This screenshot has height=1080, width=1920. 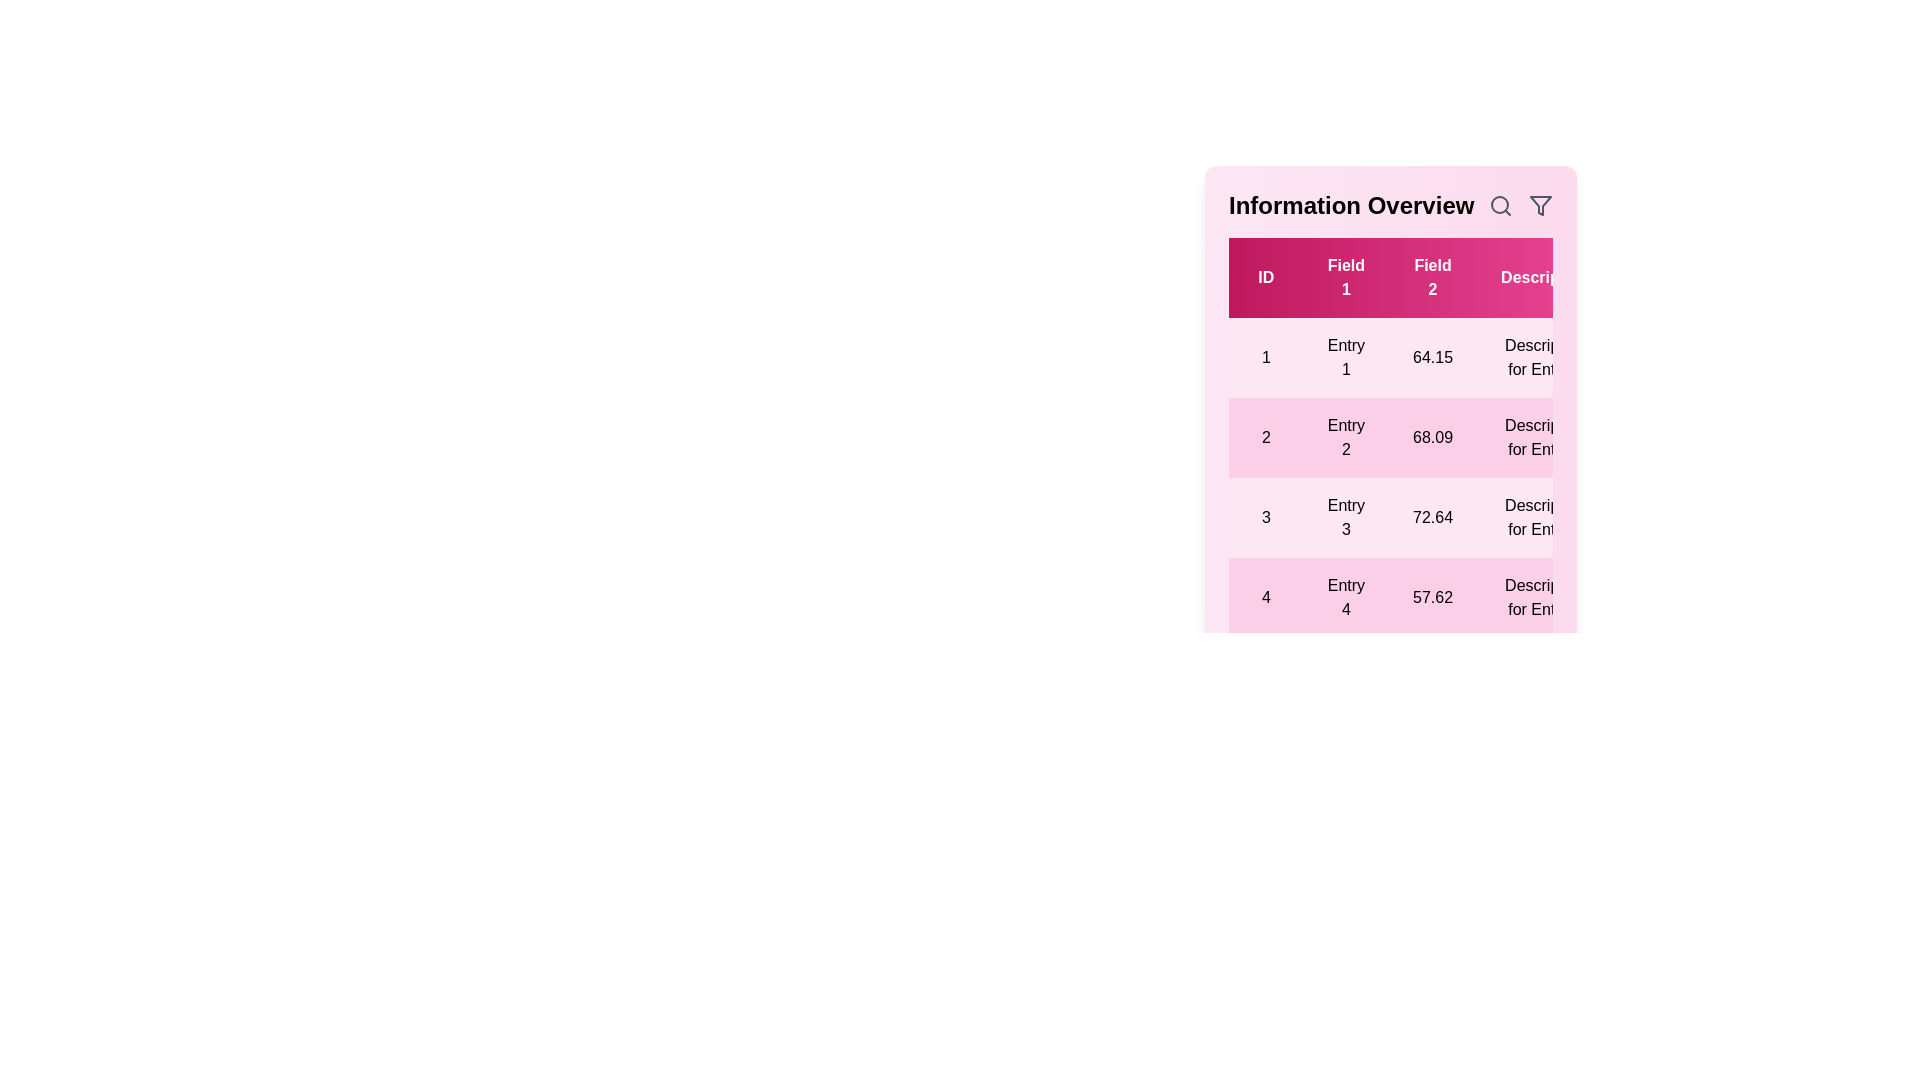 What do you see at coordinates (1544, 277) in the screenshot?
I see `the table header Description to sort by that column` at bounding box center [1544, 277].